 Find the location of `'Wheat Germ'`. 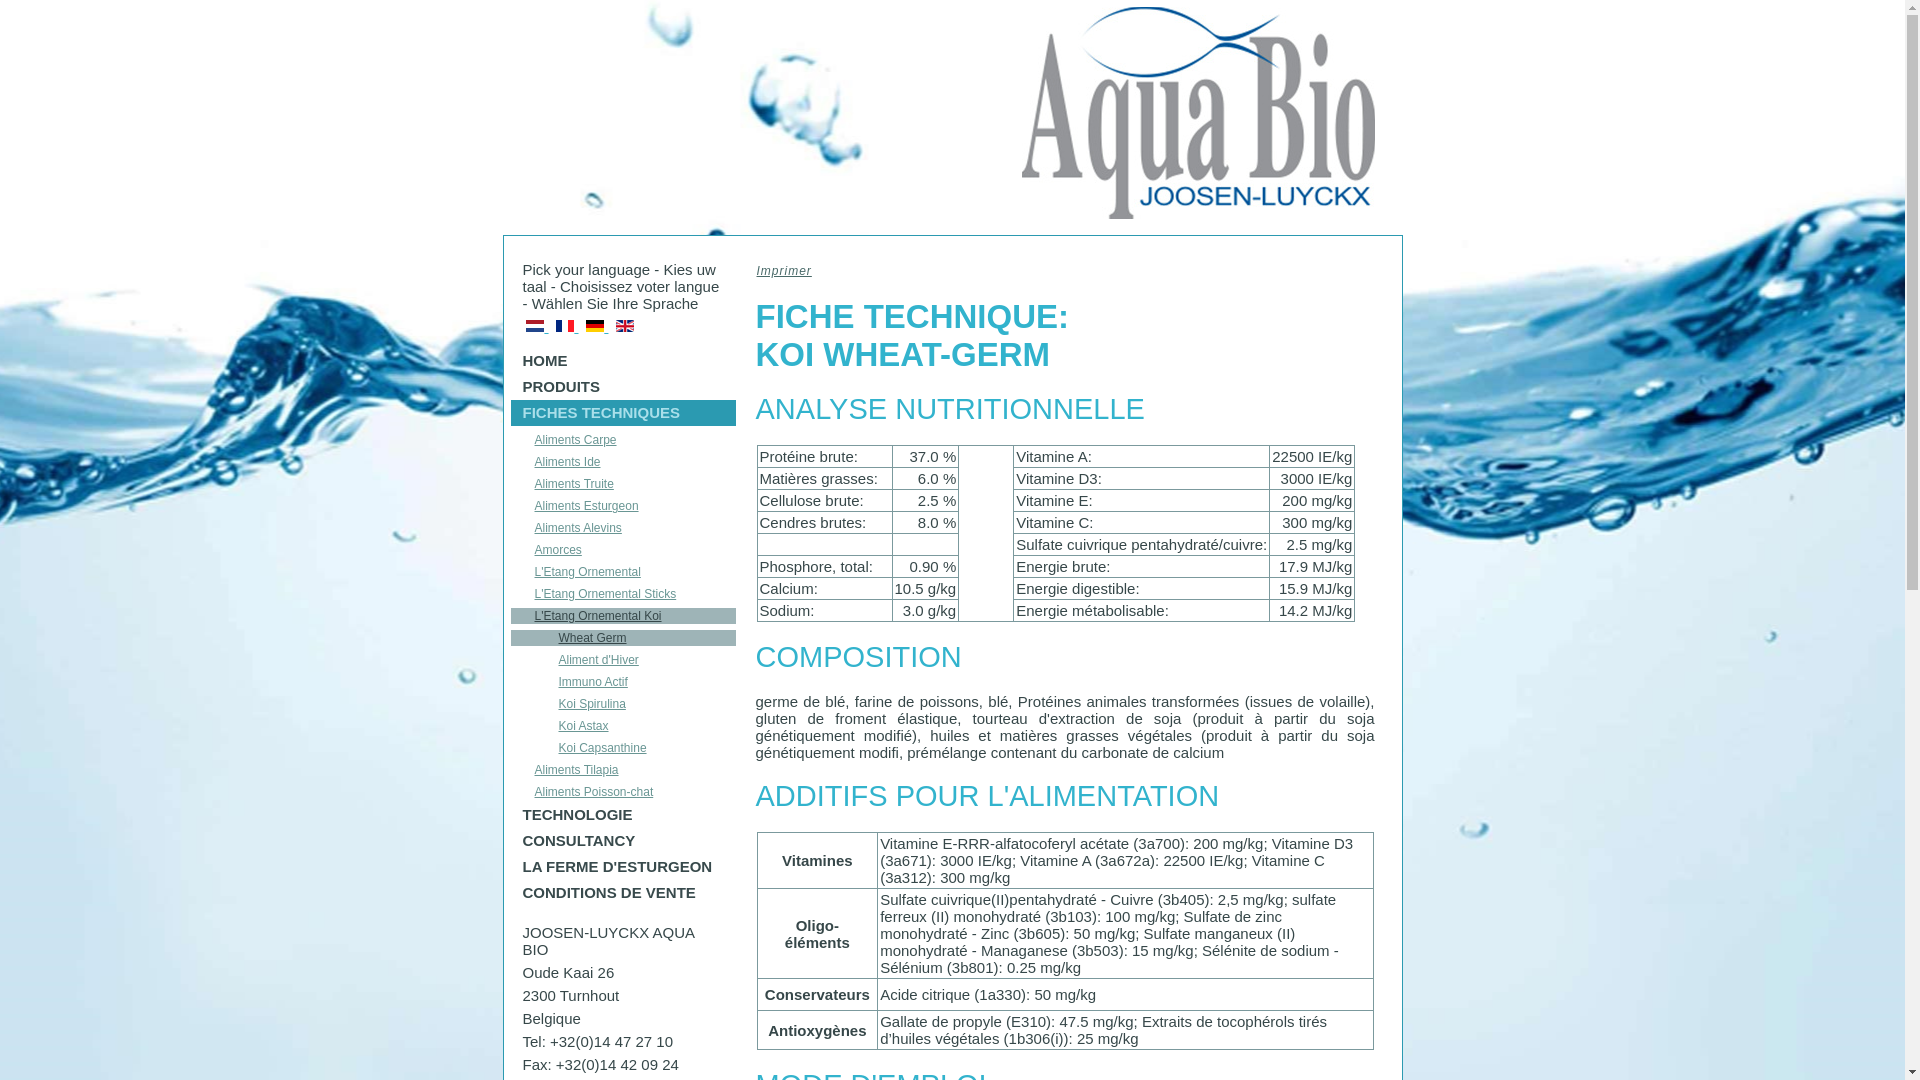

'Wheat Germ' is located at coordinates (621, 637).